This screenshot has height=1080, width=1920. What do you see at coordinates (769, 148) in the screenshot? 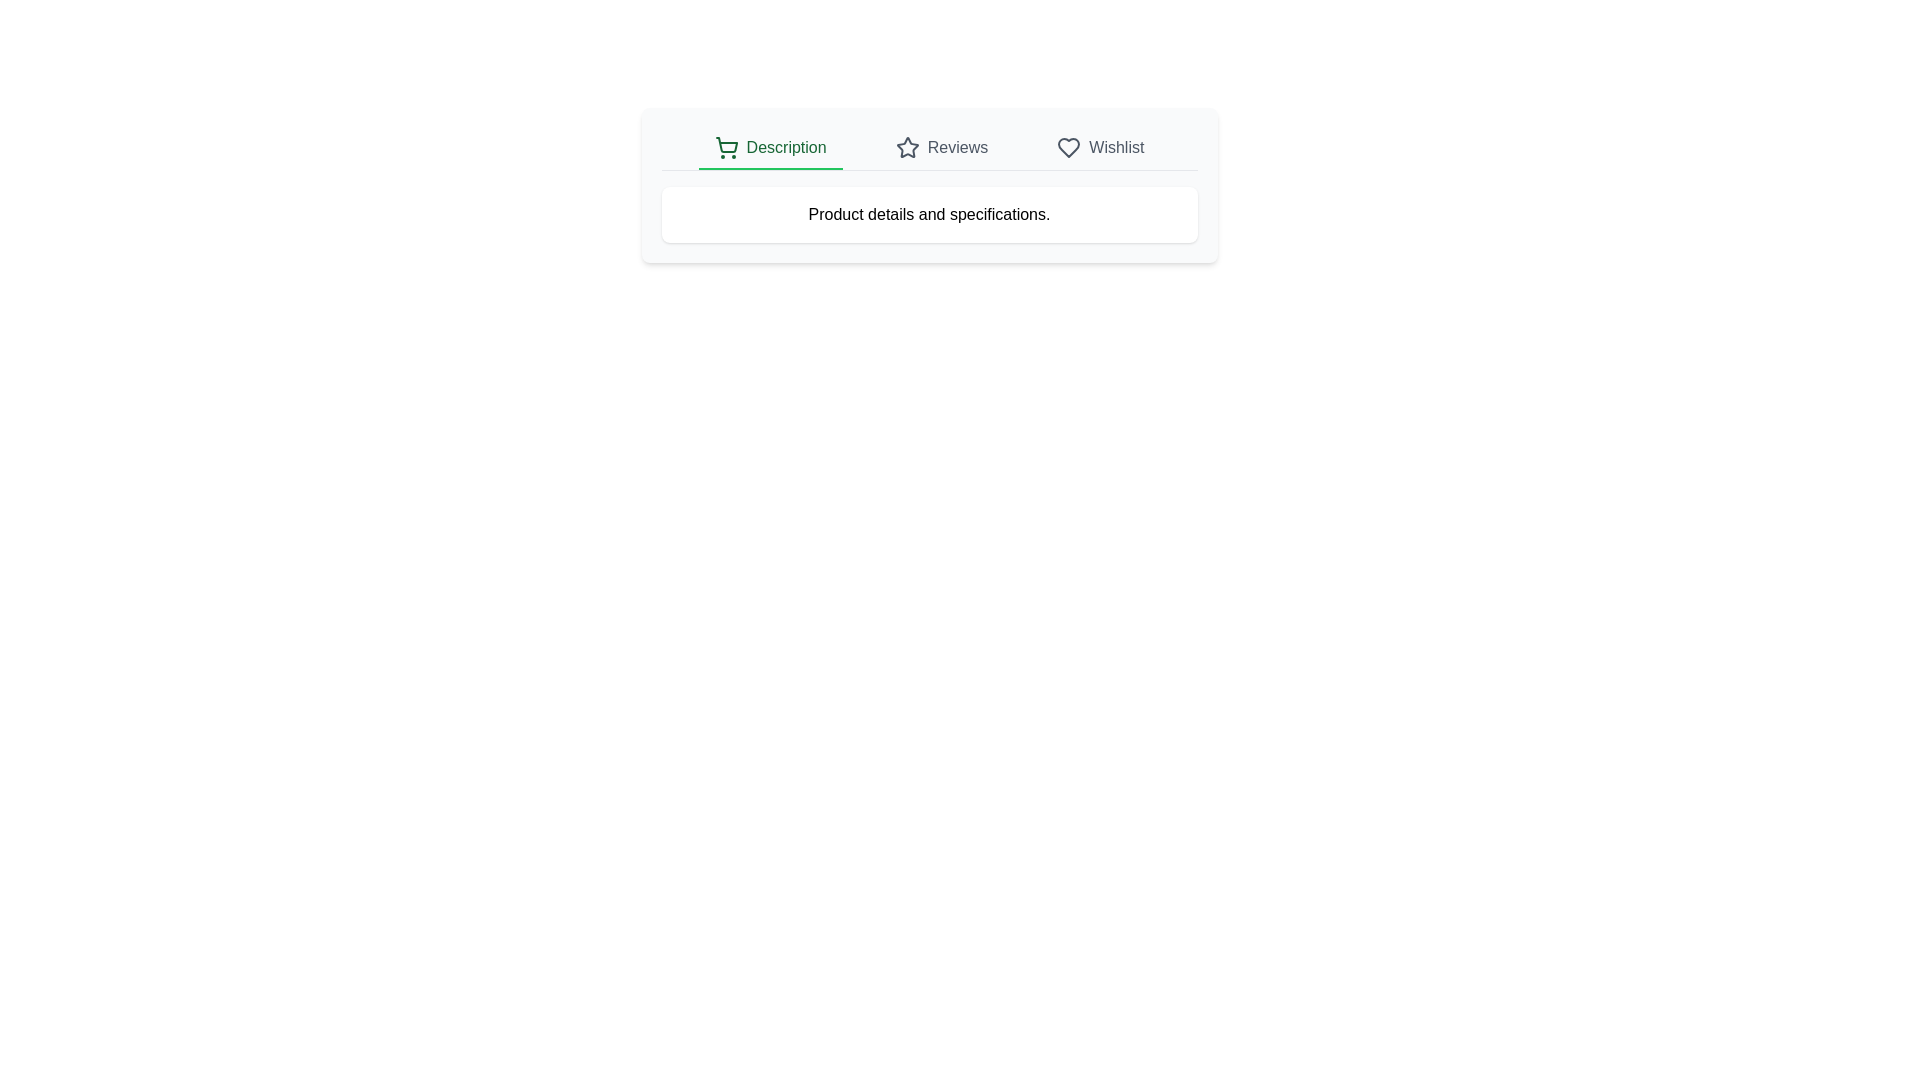
I see `the tab labeled Description to observe its hover effect` at bounding box center [769, 148].